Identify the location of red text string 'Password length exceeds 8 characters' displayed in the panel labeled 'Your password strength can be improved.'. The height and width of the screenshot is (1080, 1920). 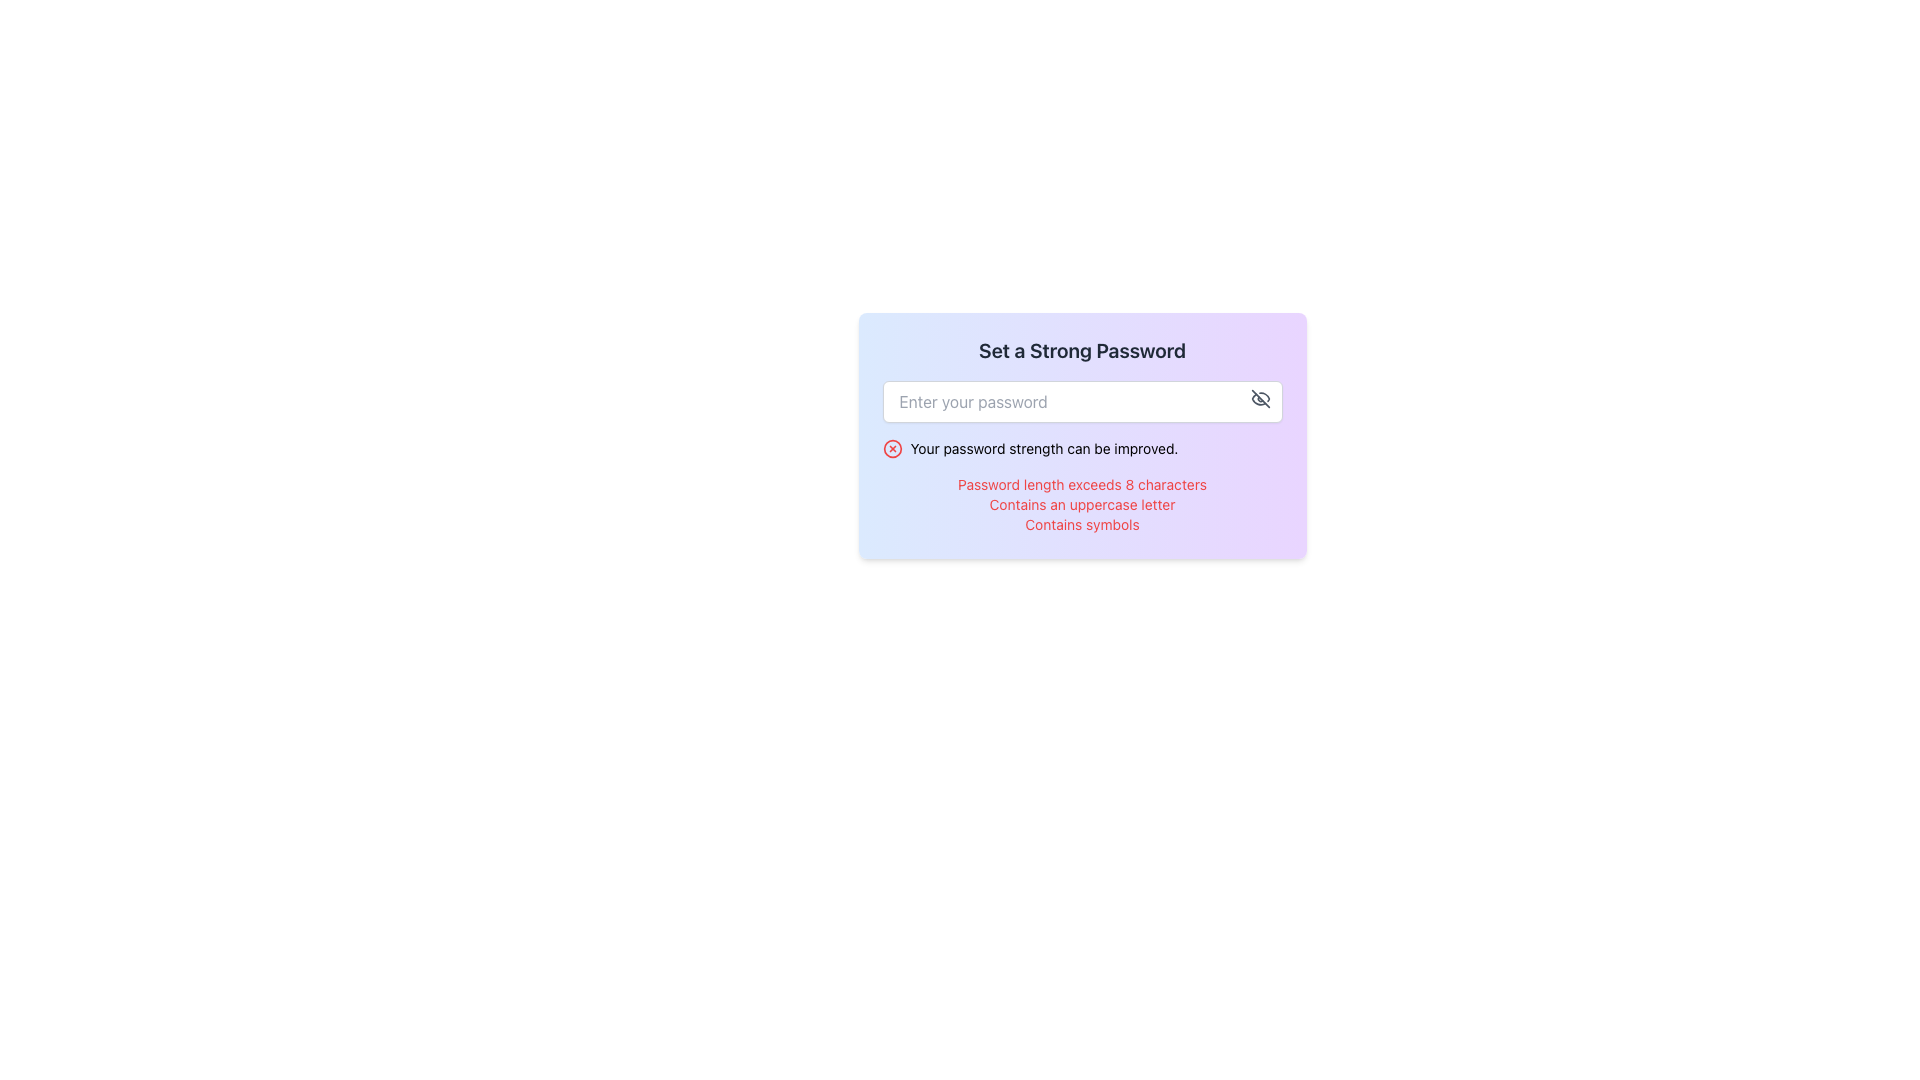
(1081, 485).